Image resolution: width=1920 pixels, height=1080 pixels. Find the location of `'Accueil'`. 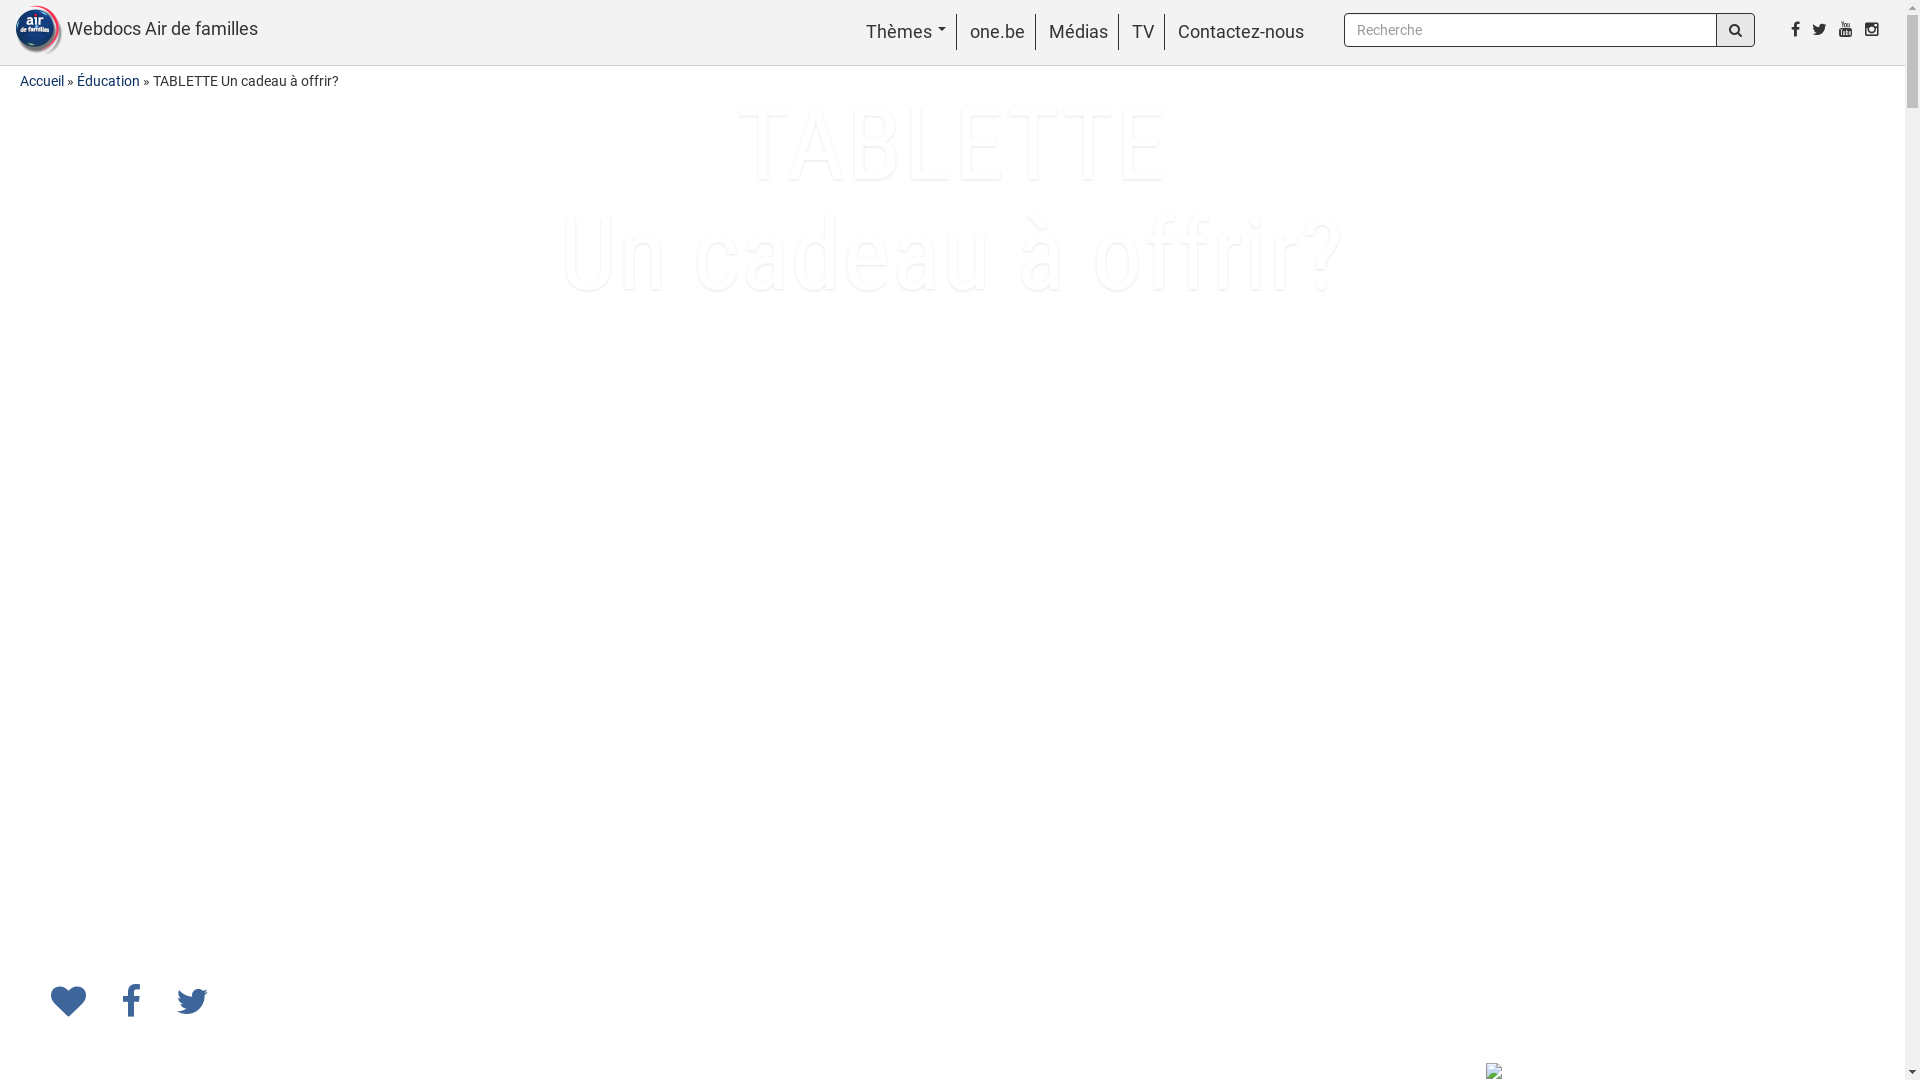

'Accueil' is located at coordinates (42, 80).